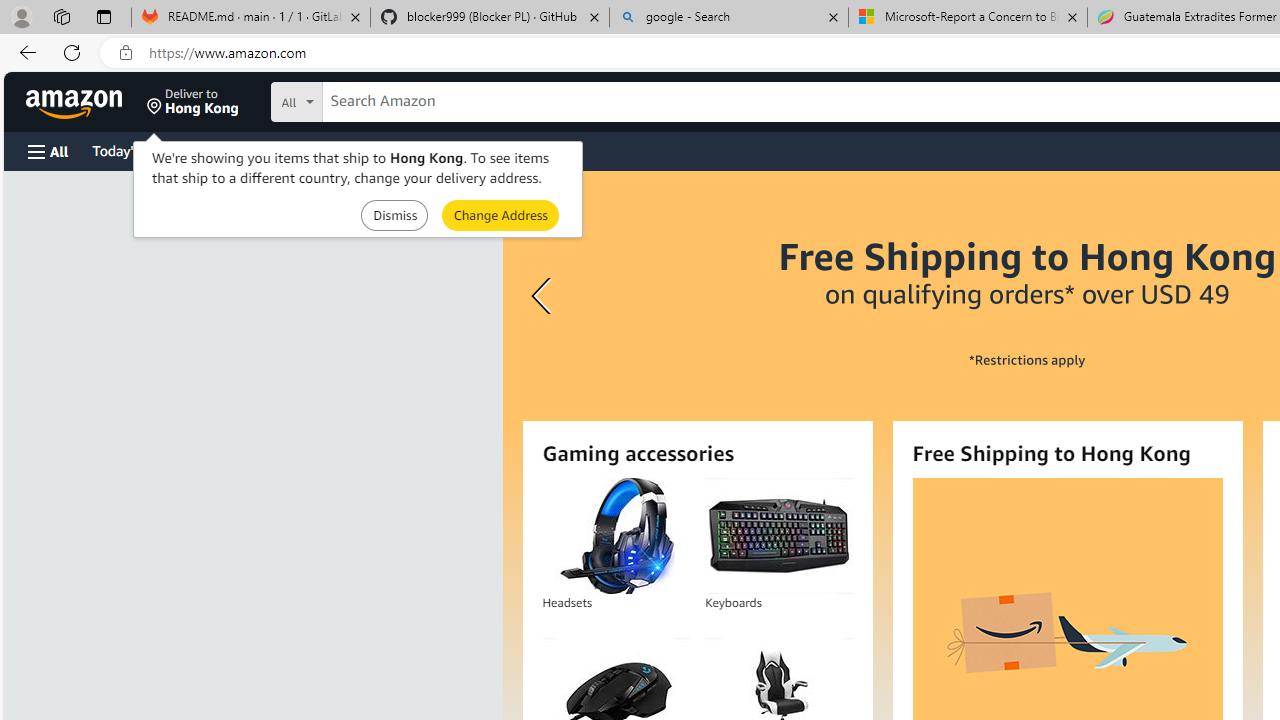 The width and height of the screenshot is (1280, 720). I want to click on 'Amazon', so click(76, 101).